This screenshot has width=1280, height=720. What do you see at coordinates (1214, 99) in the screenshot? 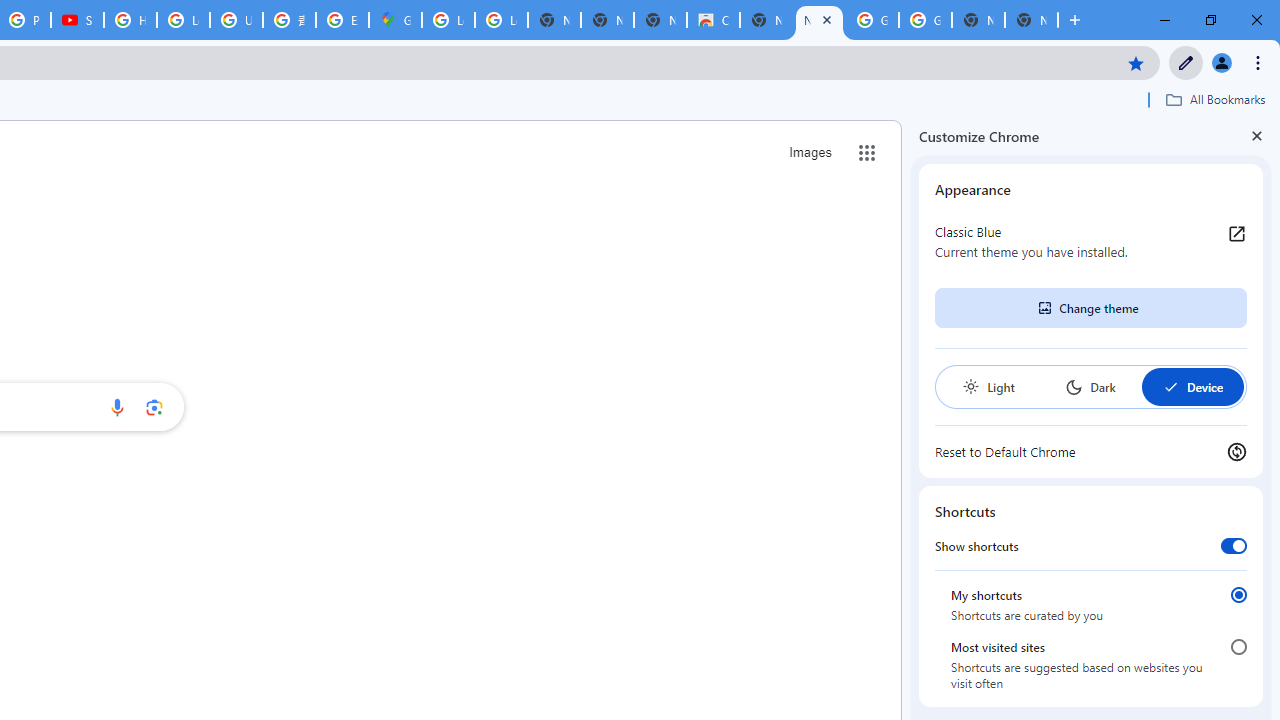
I see `'All Bookmarks'` at bounding box center [1214, 99].